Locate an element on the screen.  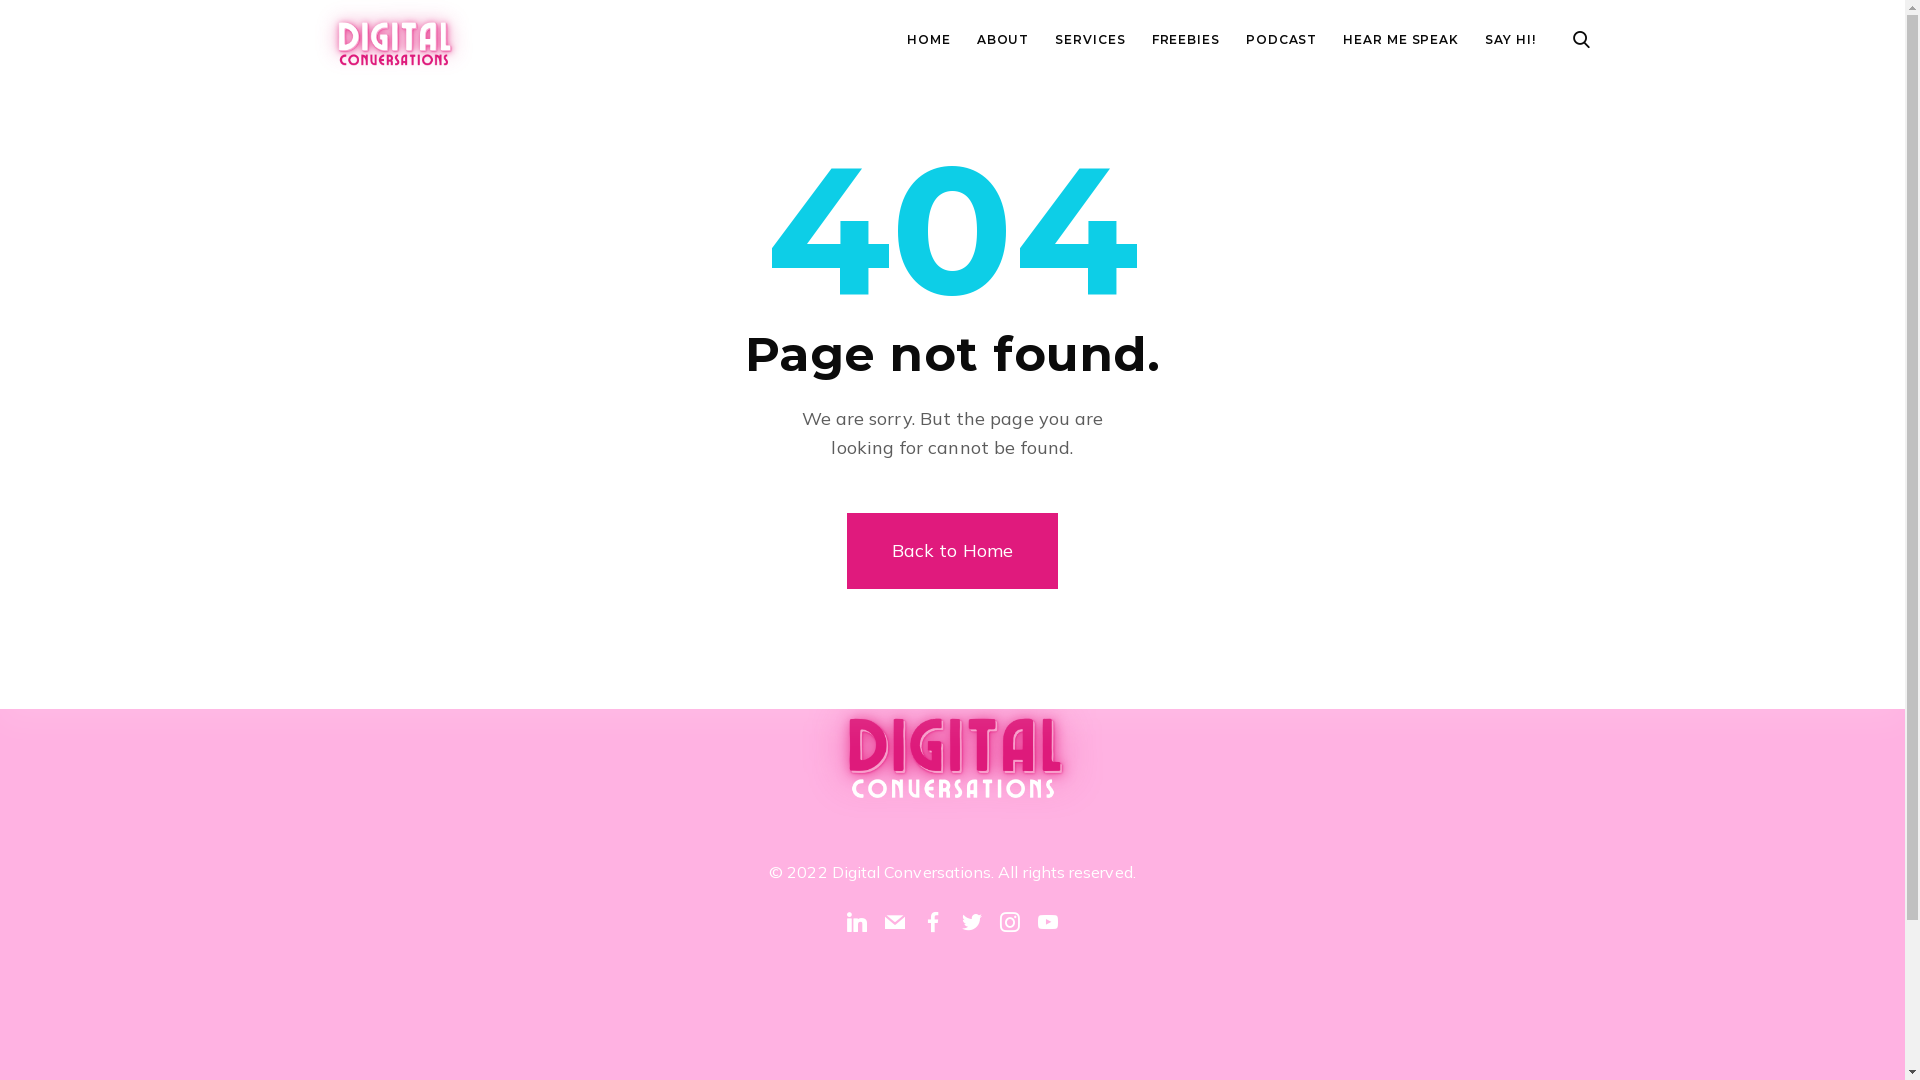
'PODCAST' is located at coordinates (1281, 39).